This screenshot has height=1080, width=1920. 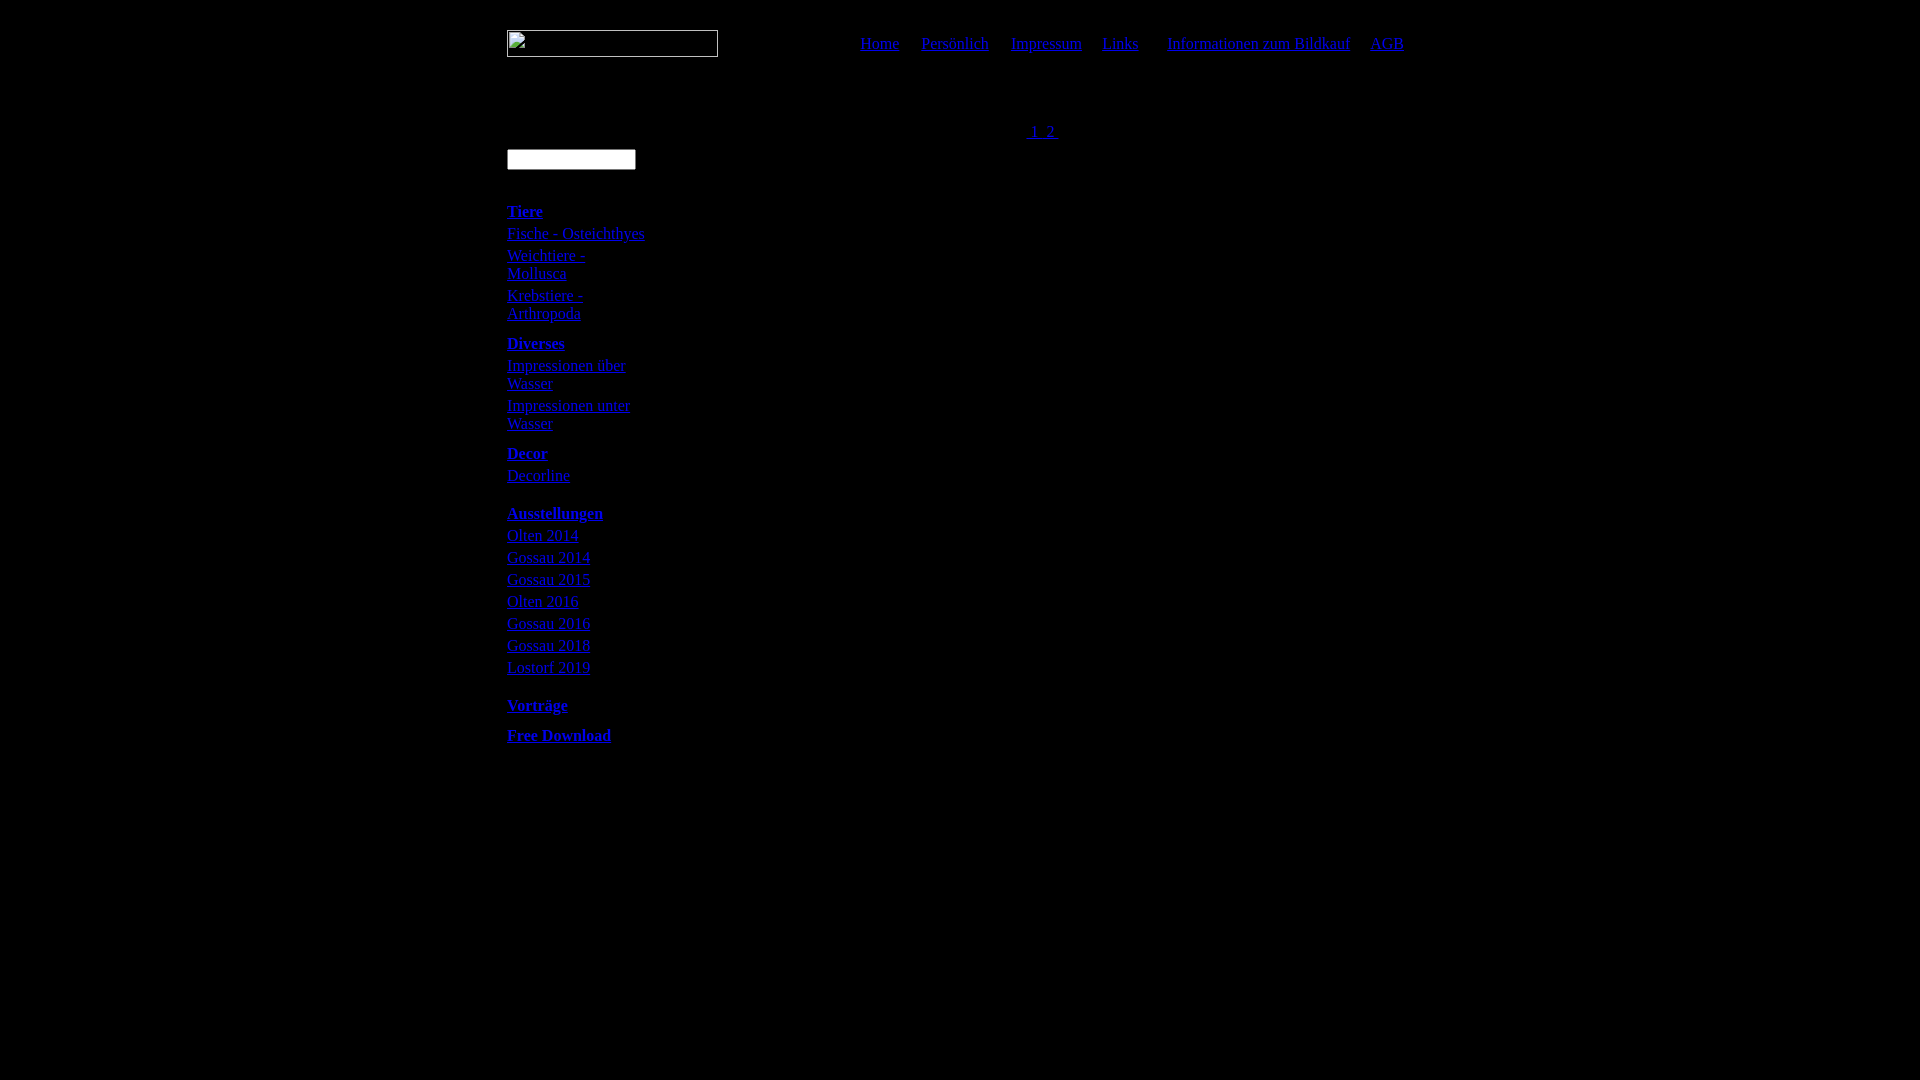 What do you see at coordinates (879, 42) in the screenshot?
I see `'Home'` at bounding box center [879, 42].